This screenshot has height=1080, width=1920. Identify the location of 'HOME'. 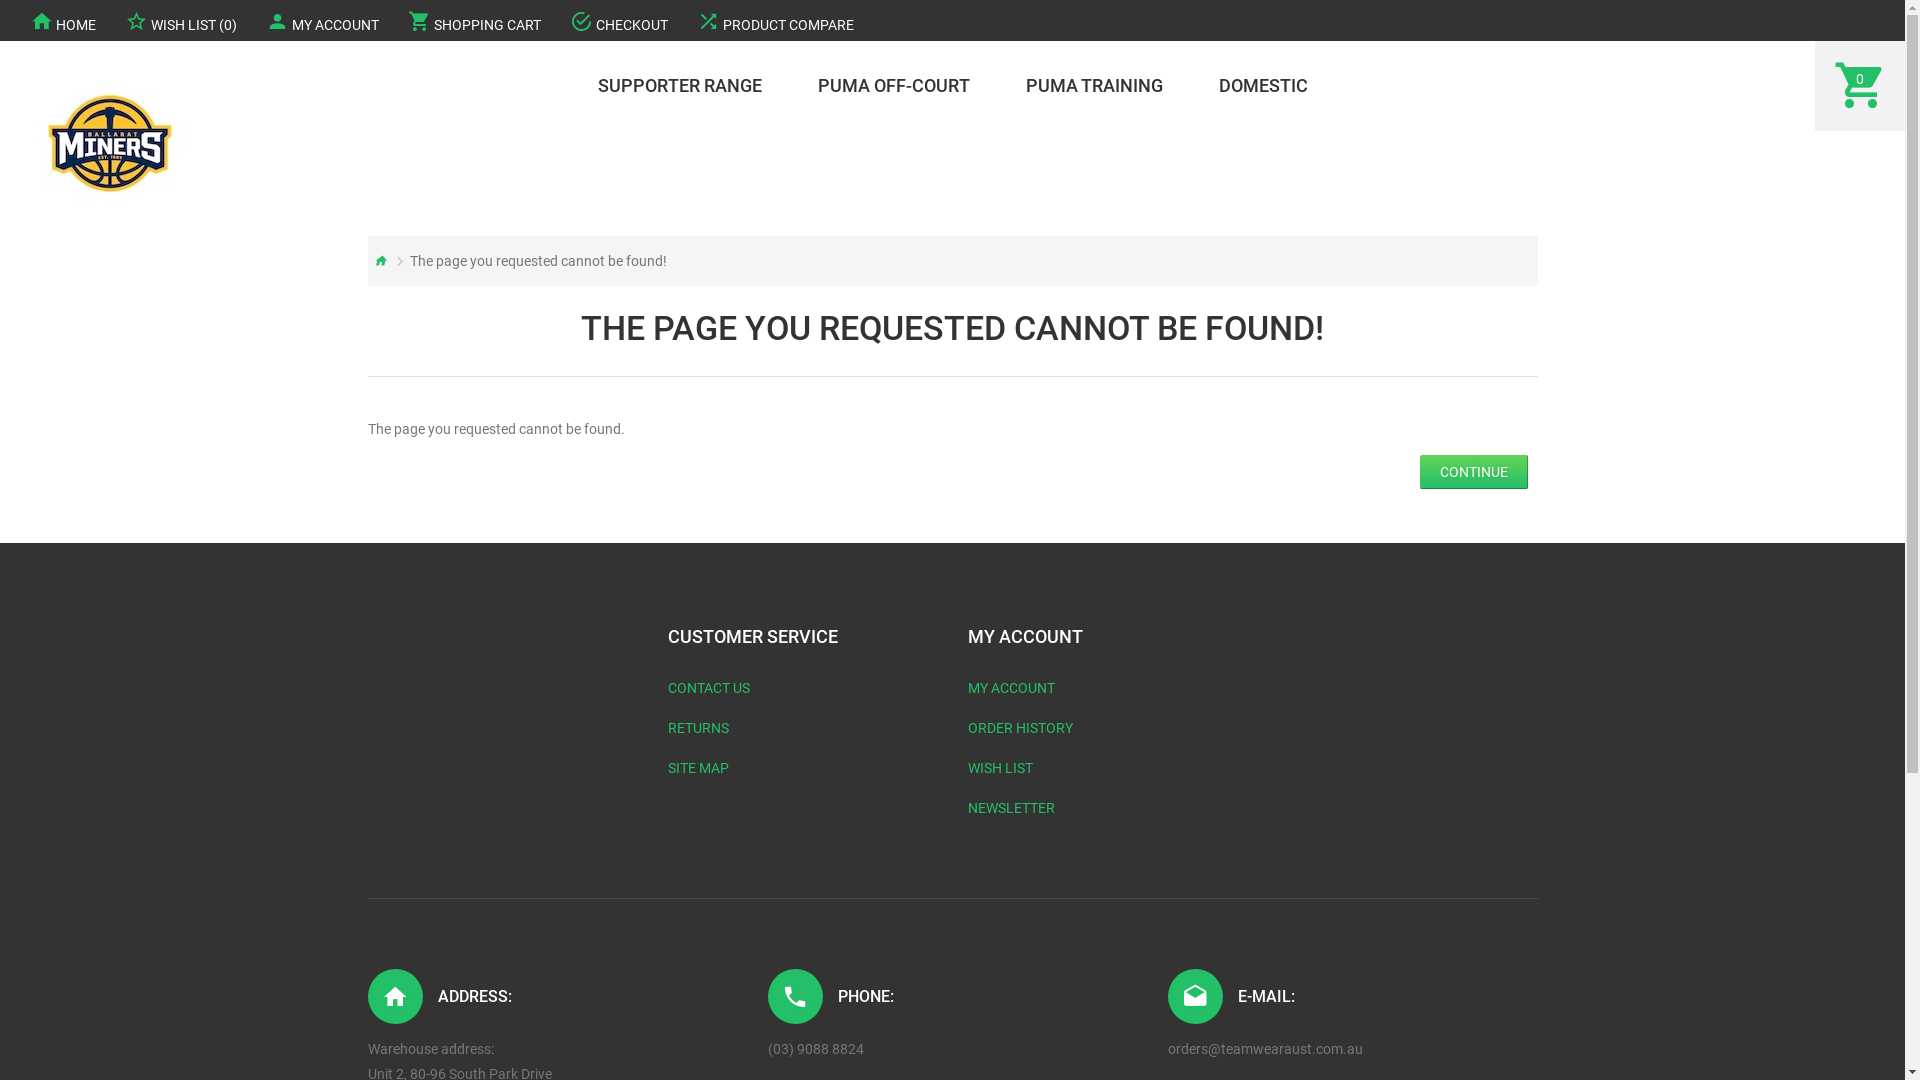
(14, 20).